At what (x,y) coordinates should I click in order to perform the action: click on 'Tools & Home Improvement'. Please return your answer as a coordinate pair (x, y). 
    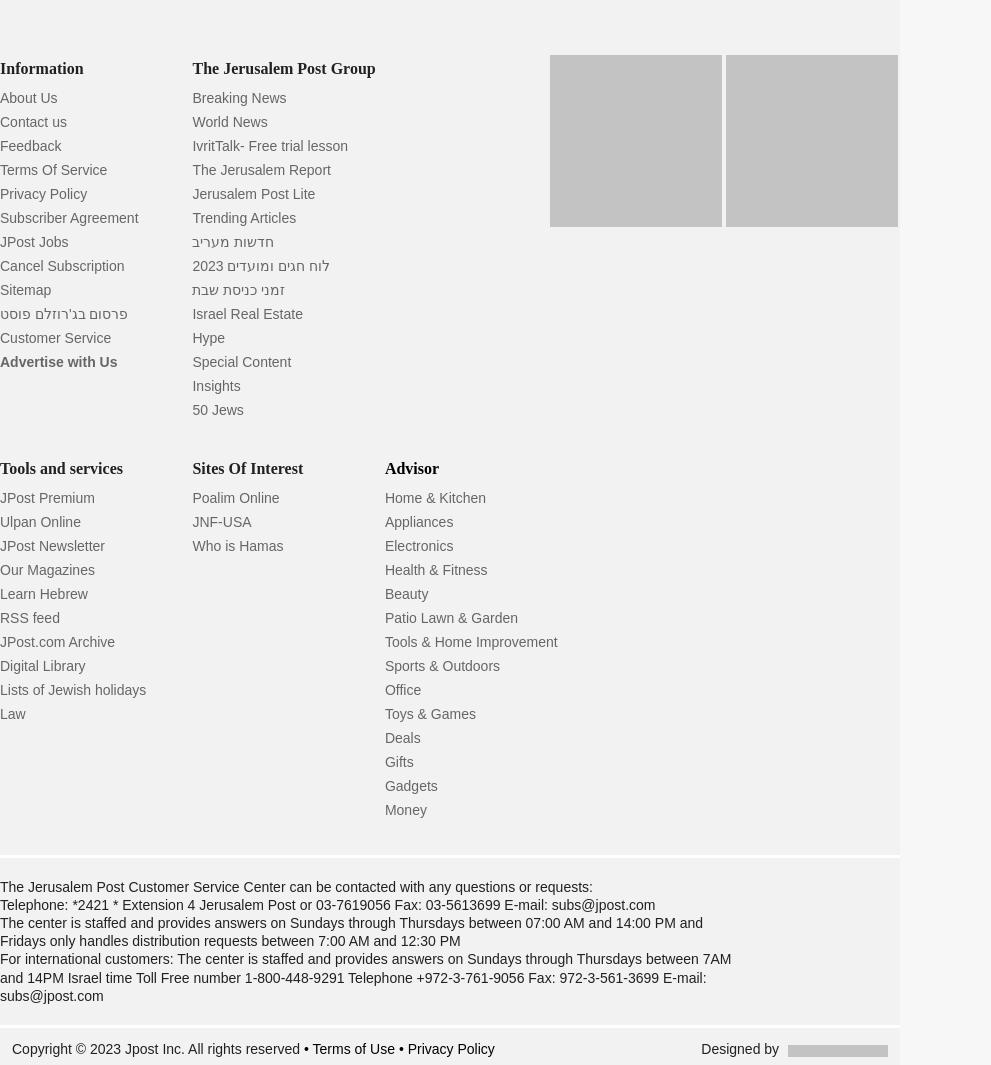
    Looking at the image, I should click on (469, 641).